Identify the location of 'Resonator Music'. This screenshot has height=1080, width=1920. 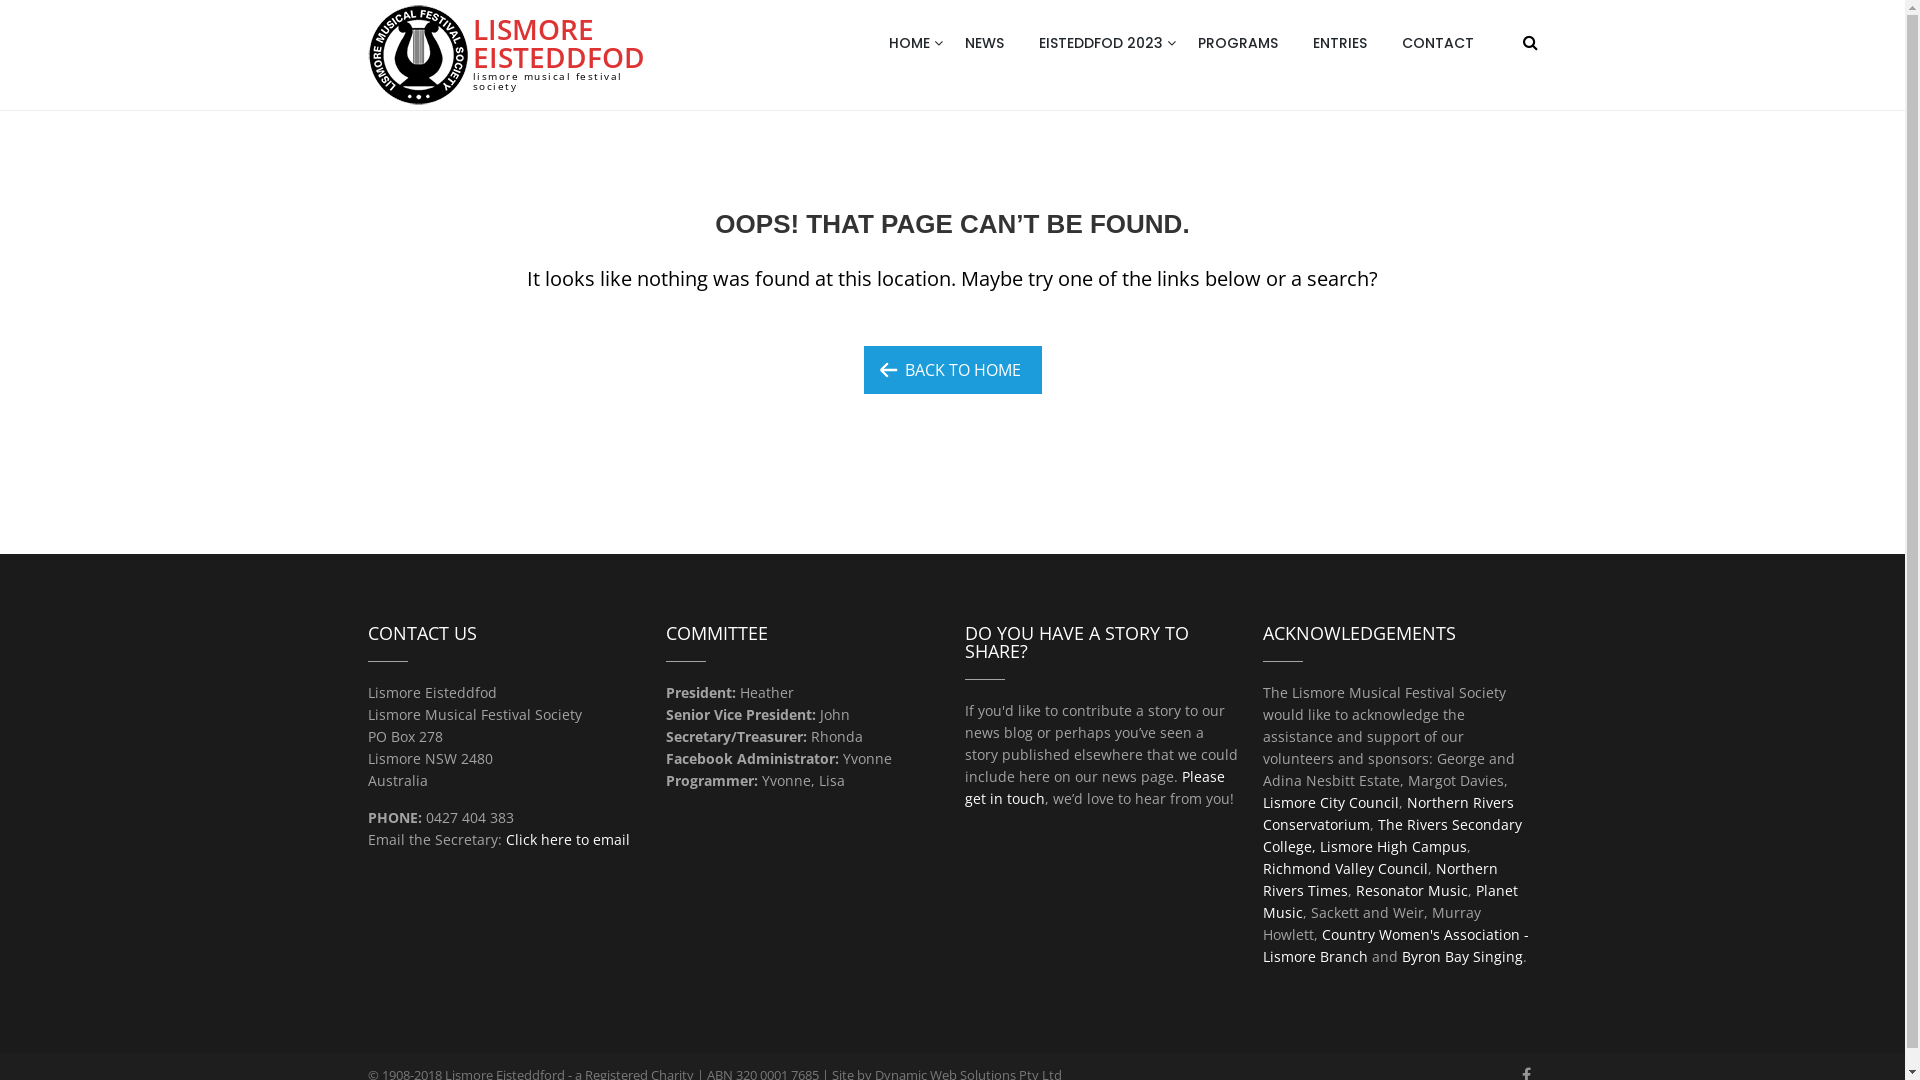
(1410, 889).